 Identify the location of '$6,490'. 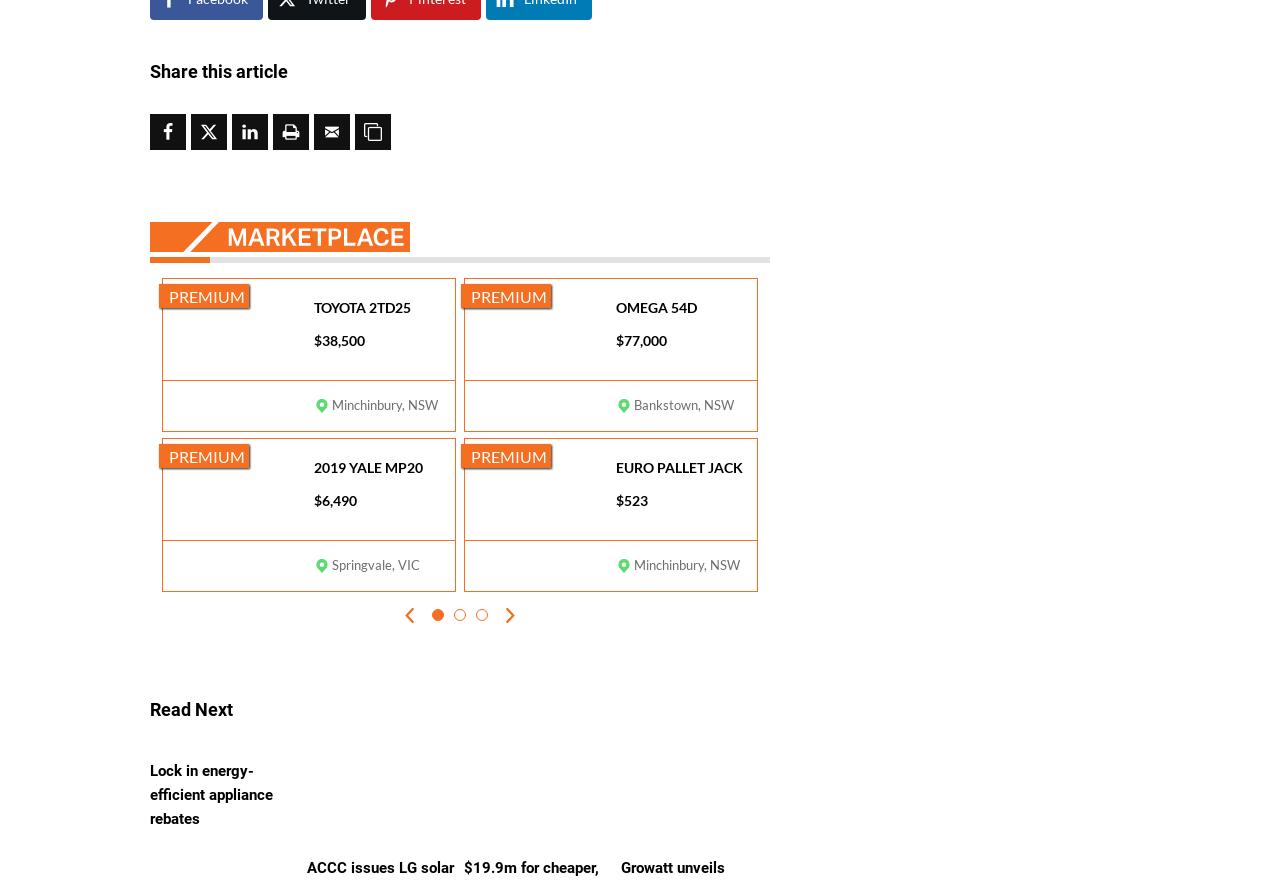
(335, 499).